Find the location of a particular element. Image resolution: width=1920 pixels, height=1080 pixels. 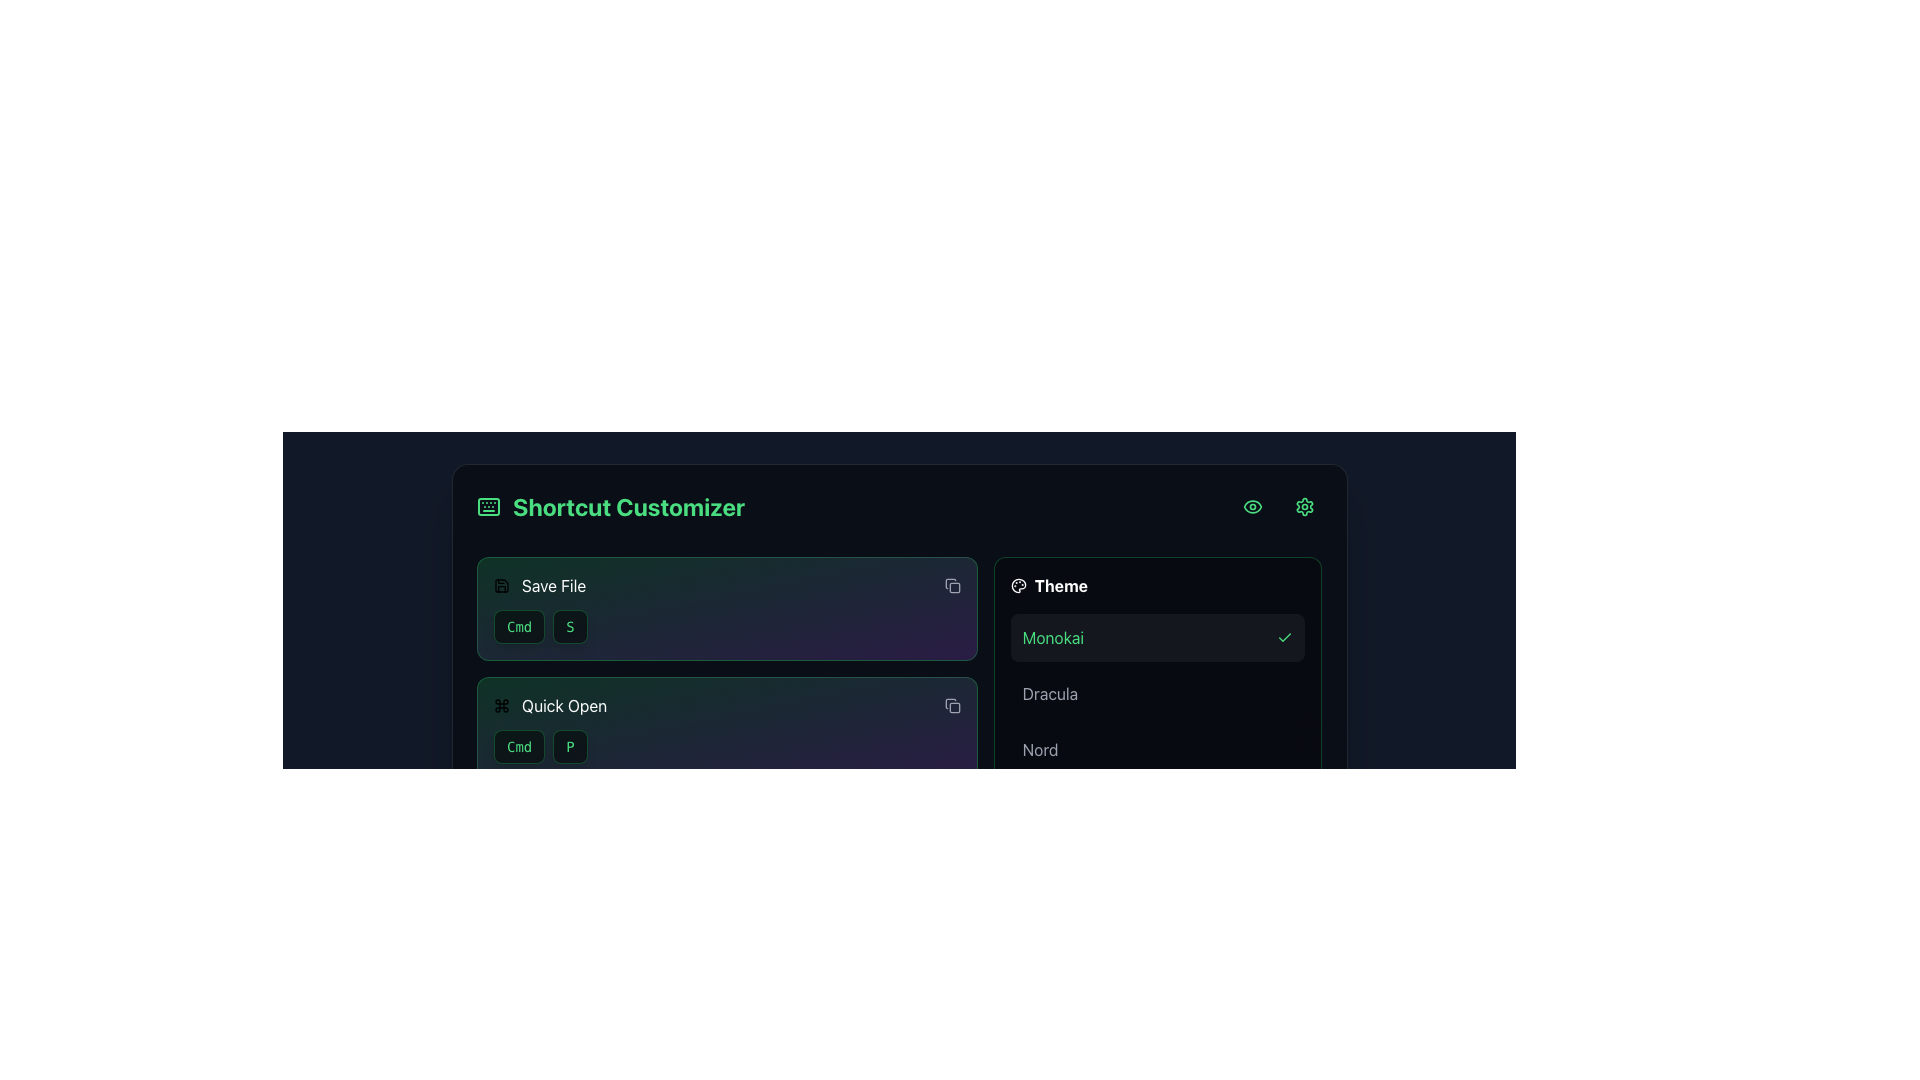

keyboard navigation is located at coordinates (951, 945).